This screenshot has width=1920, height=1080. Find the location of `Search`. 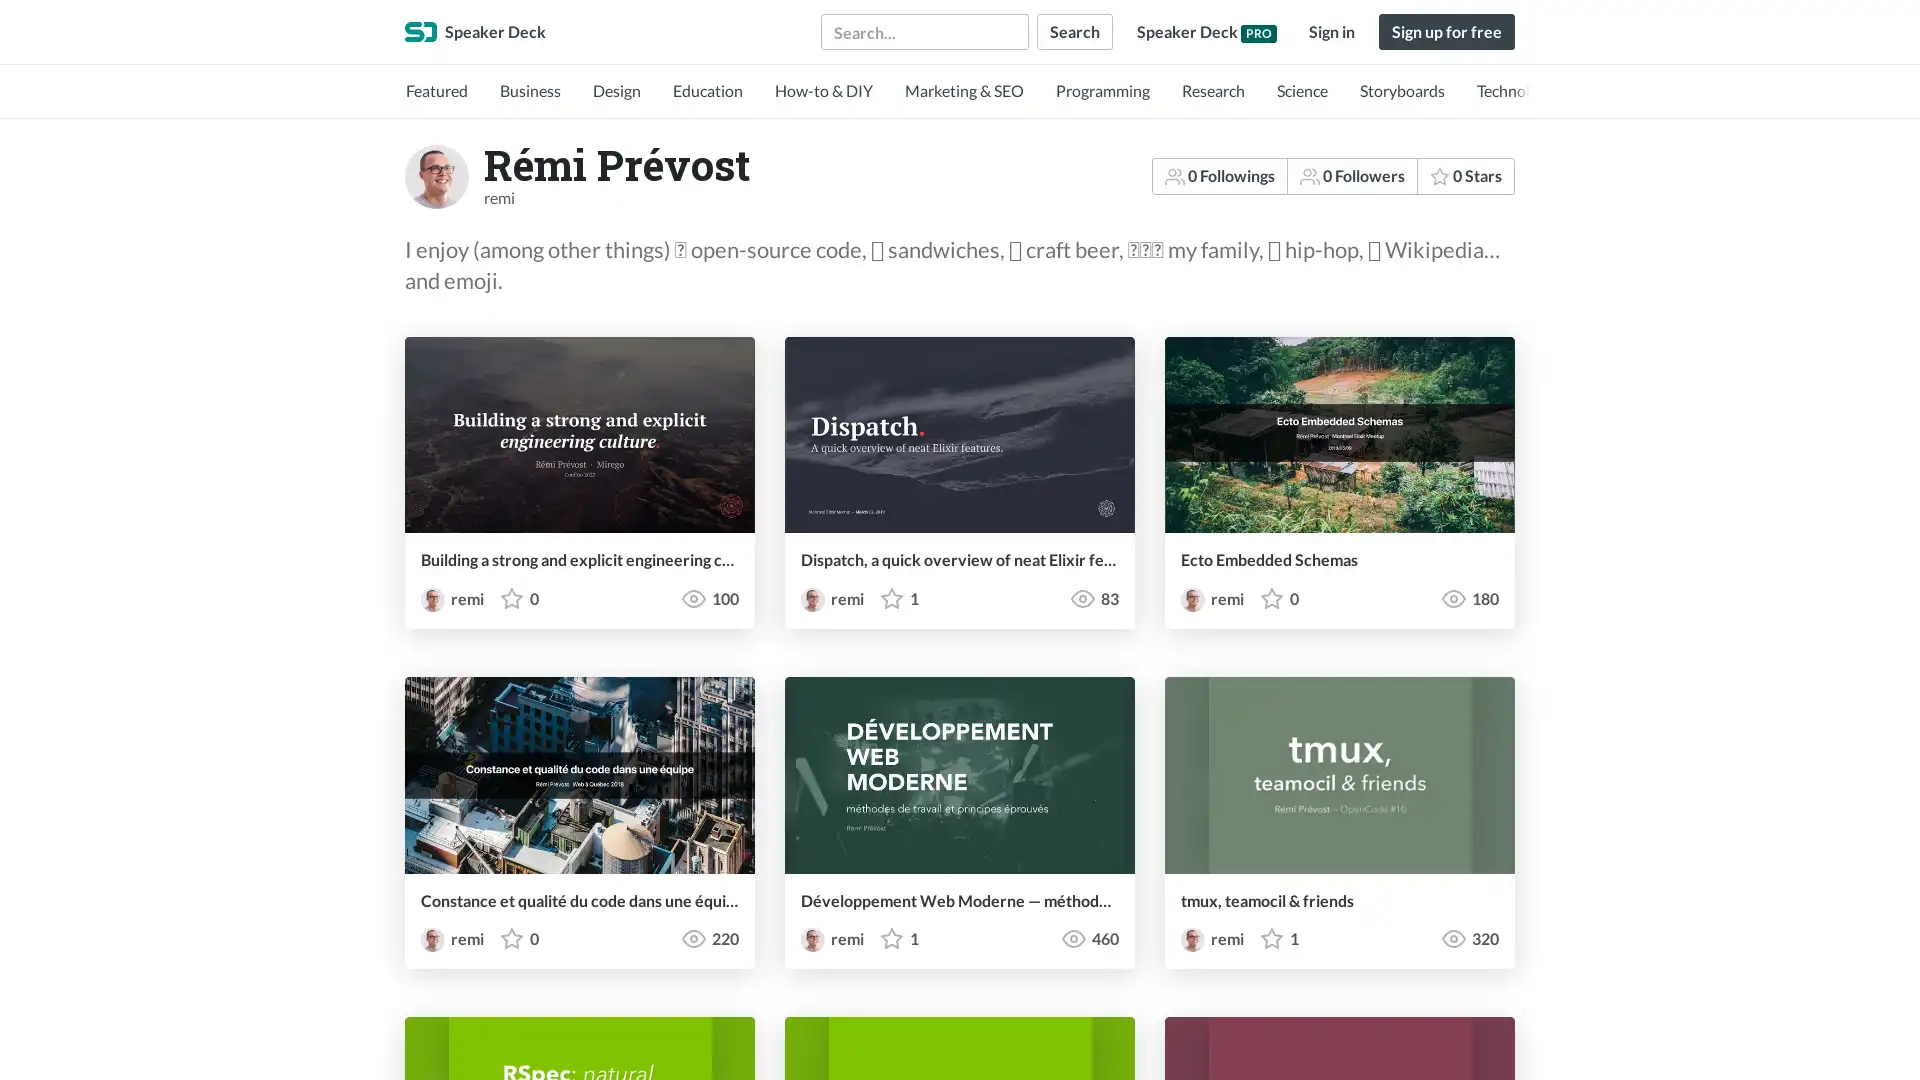

Search is located at coordinates (1074, 31).